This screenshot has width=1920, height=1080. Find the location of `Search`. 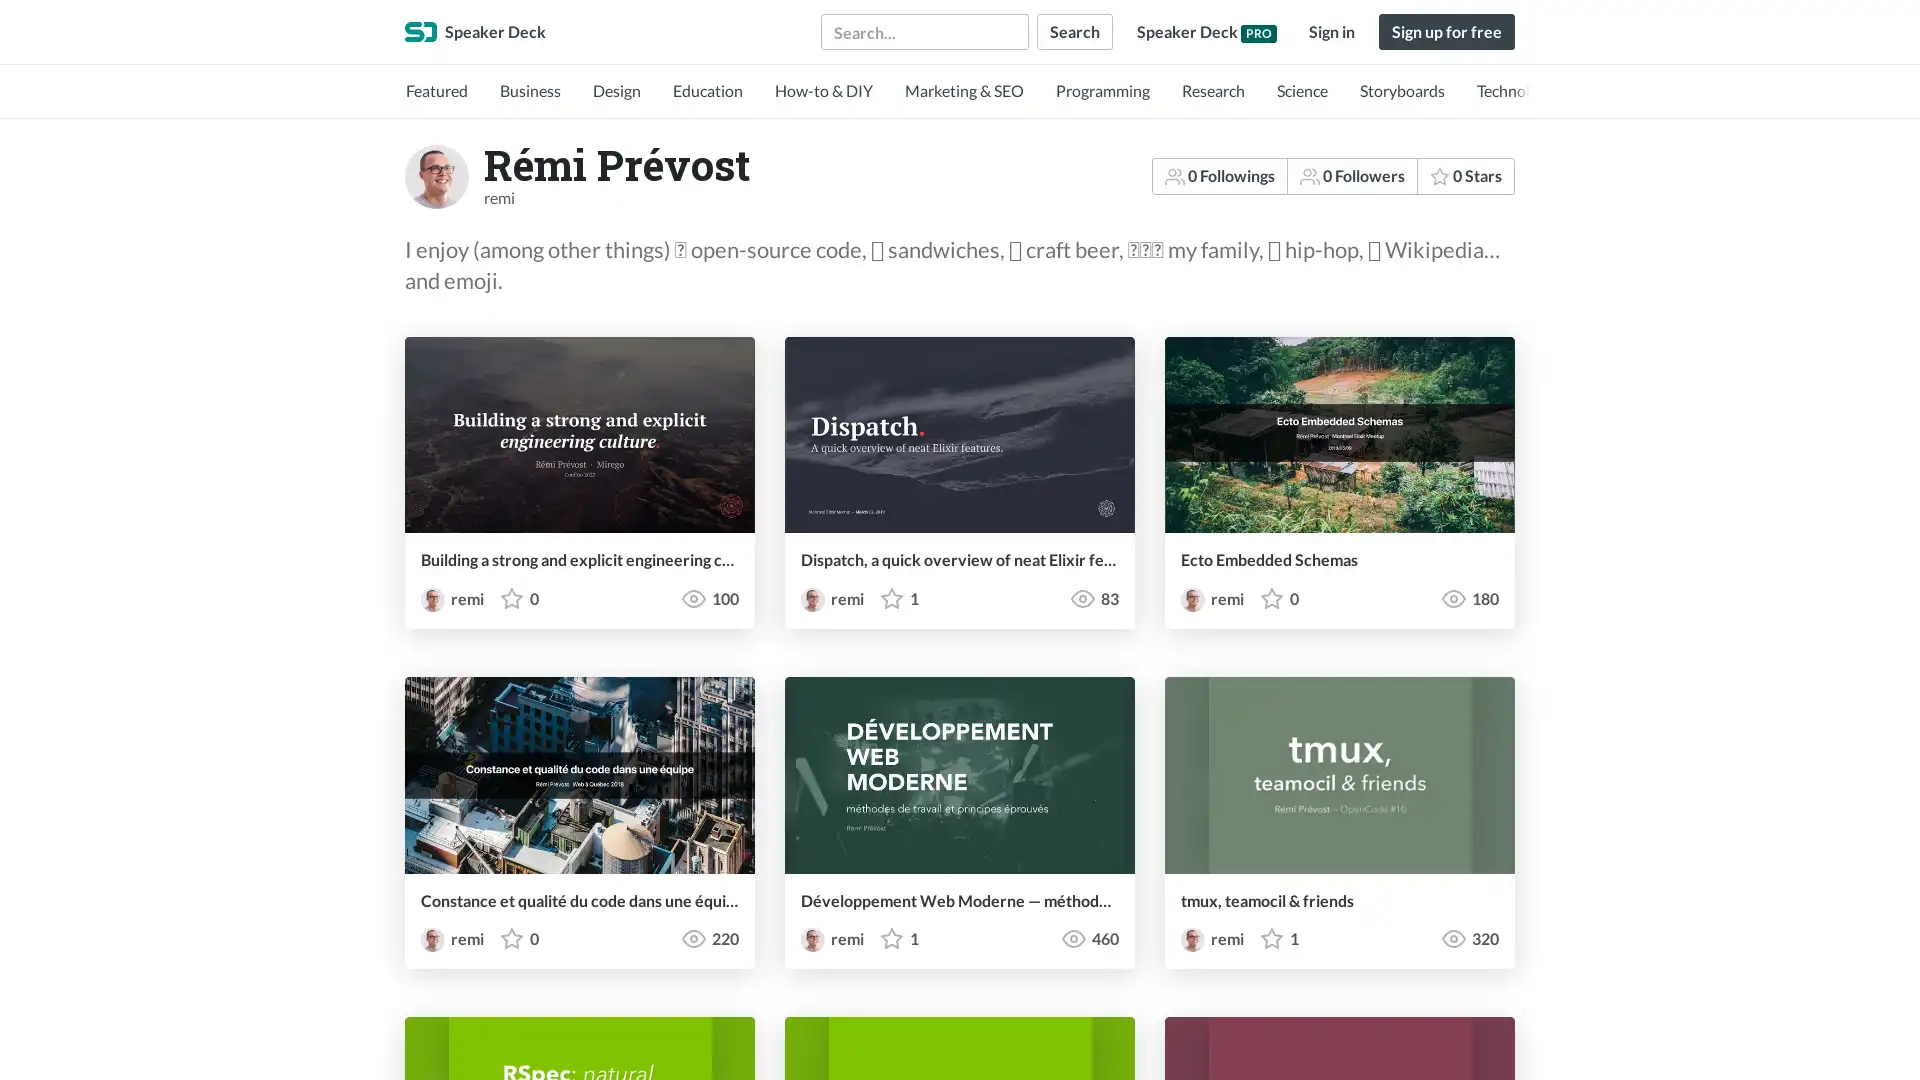

Search is located at coordinates (1074, 31).